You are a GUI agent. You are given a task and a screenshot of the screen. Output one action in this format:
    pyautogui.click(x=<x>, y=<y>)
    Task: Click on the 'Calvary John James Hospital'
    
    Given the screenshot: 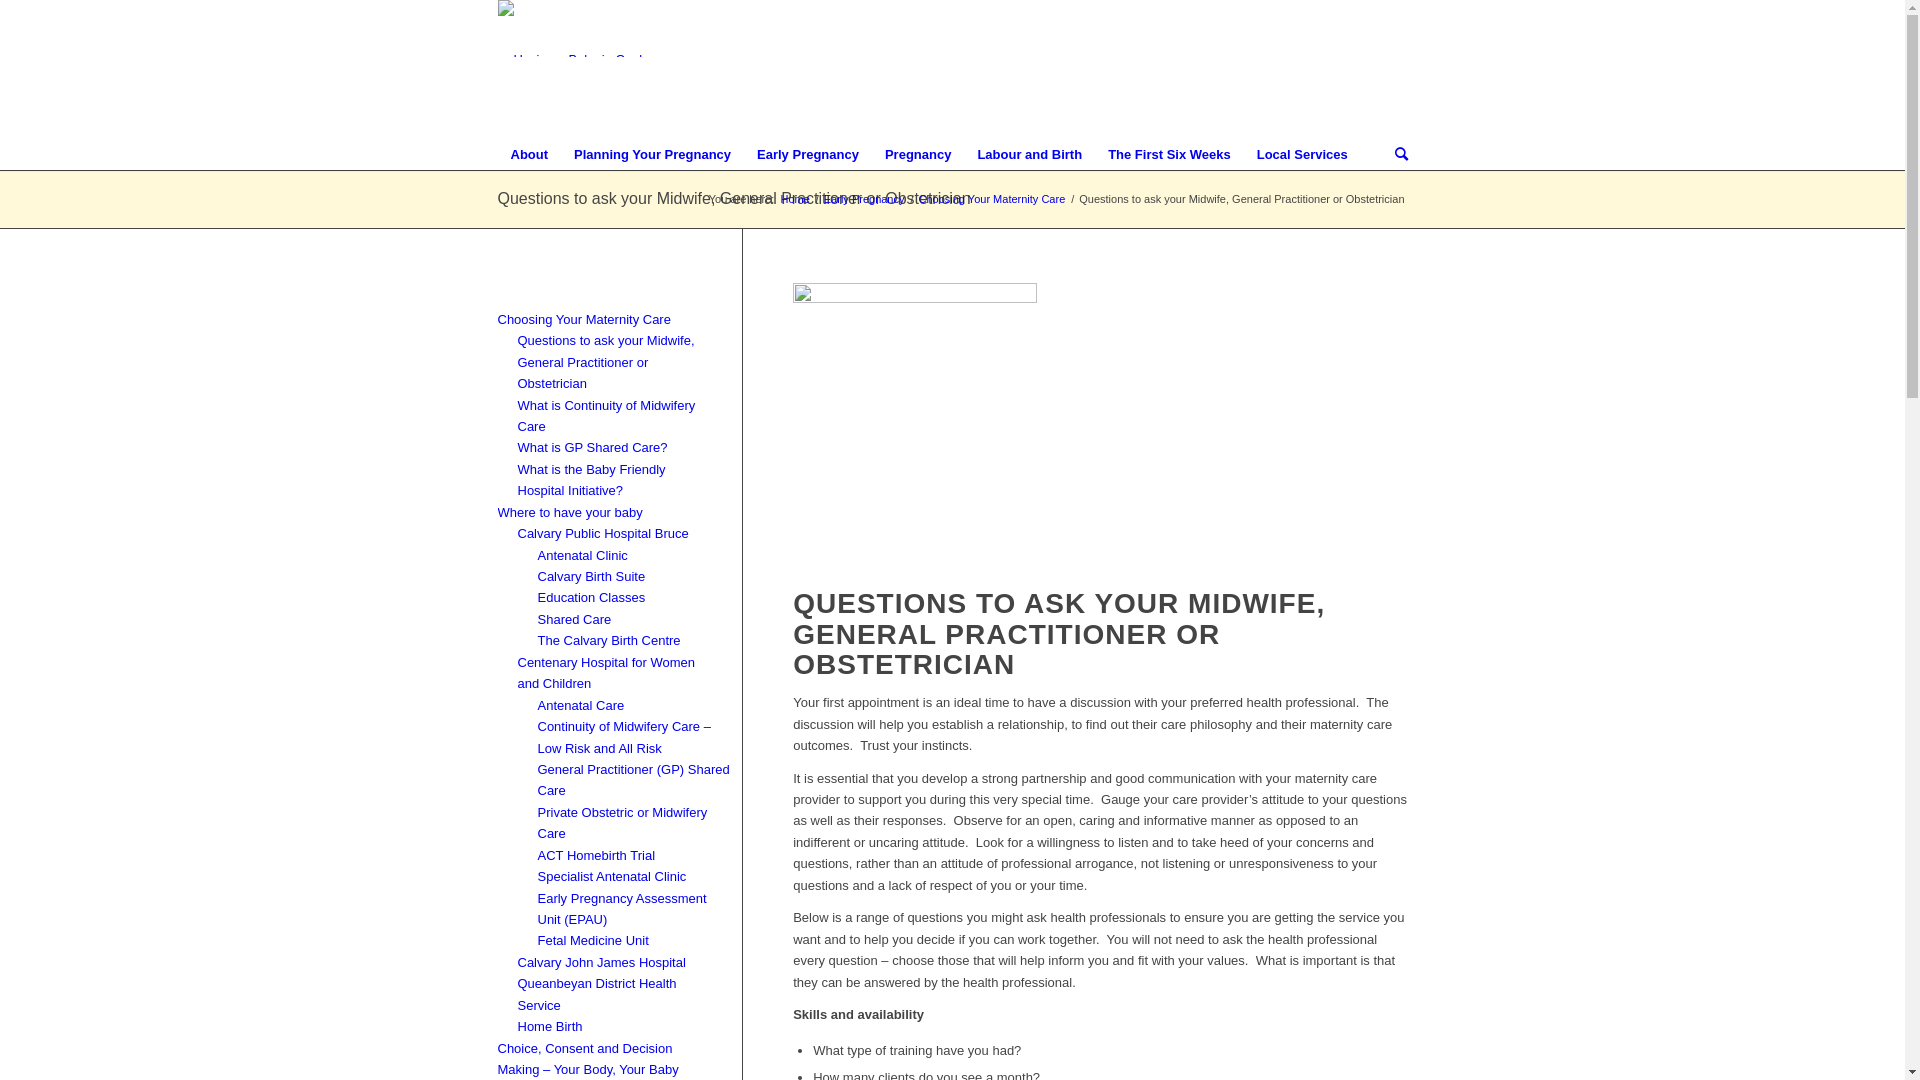 What is the action you would take?
    pyautogui.click(x=600, y=960)
    